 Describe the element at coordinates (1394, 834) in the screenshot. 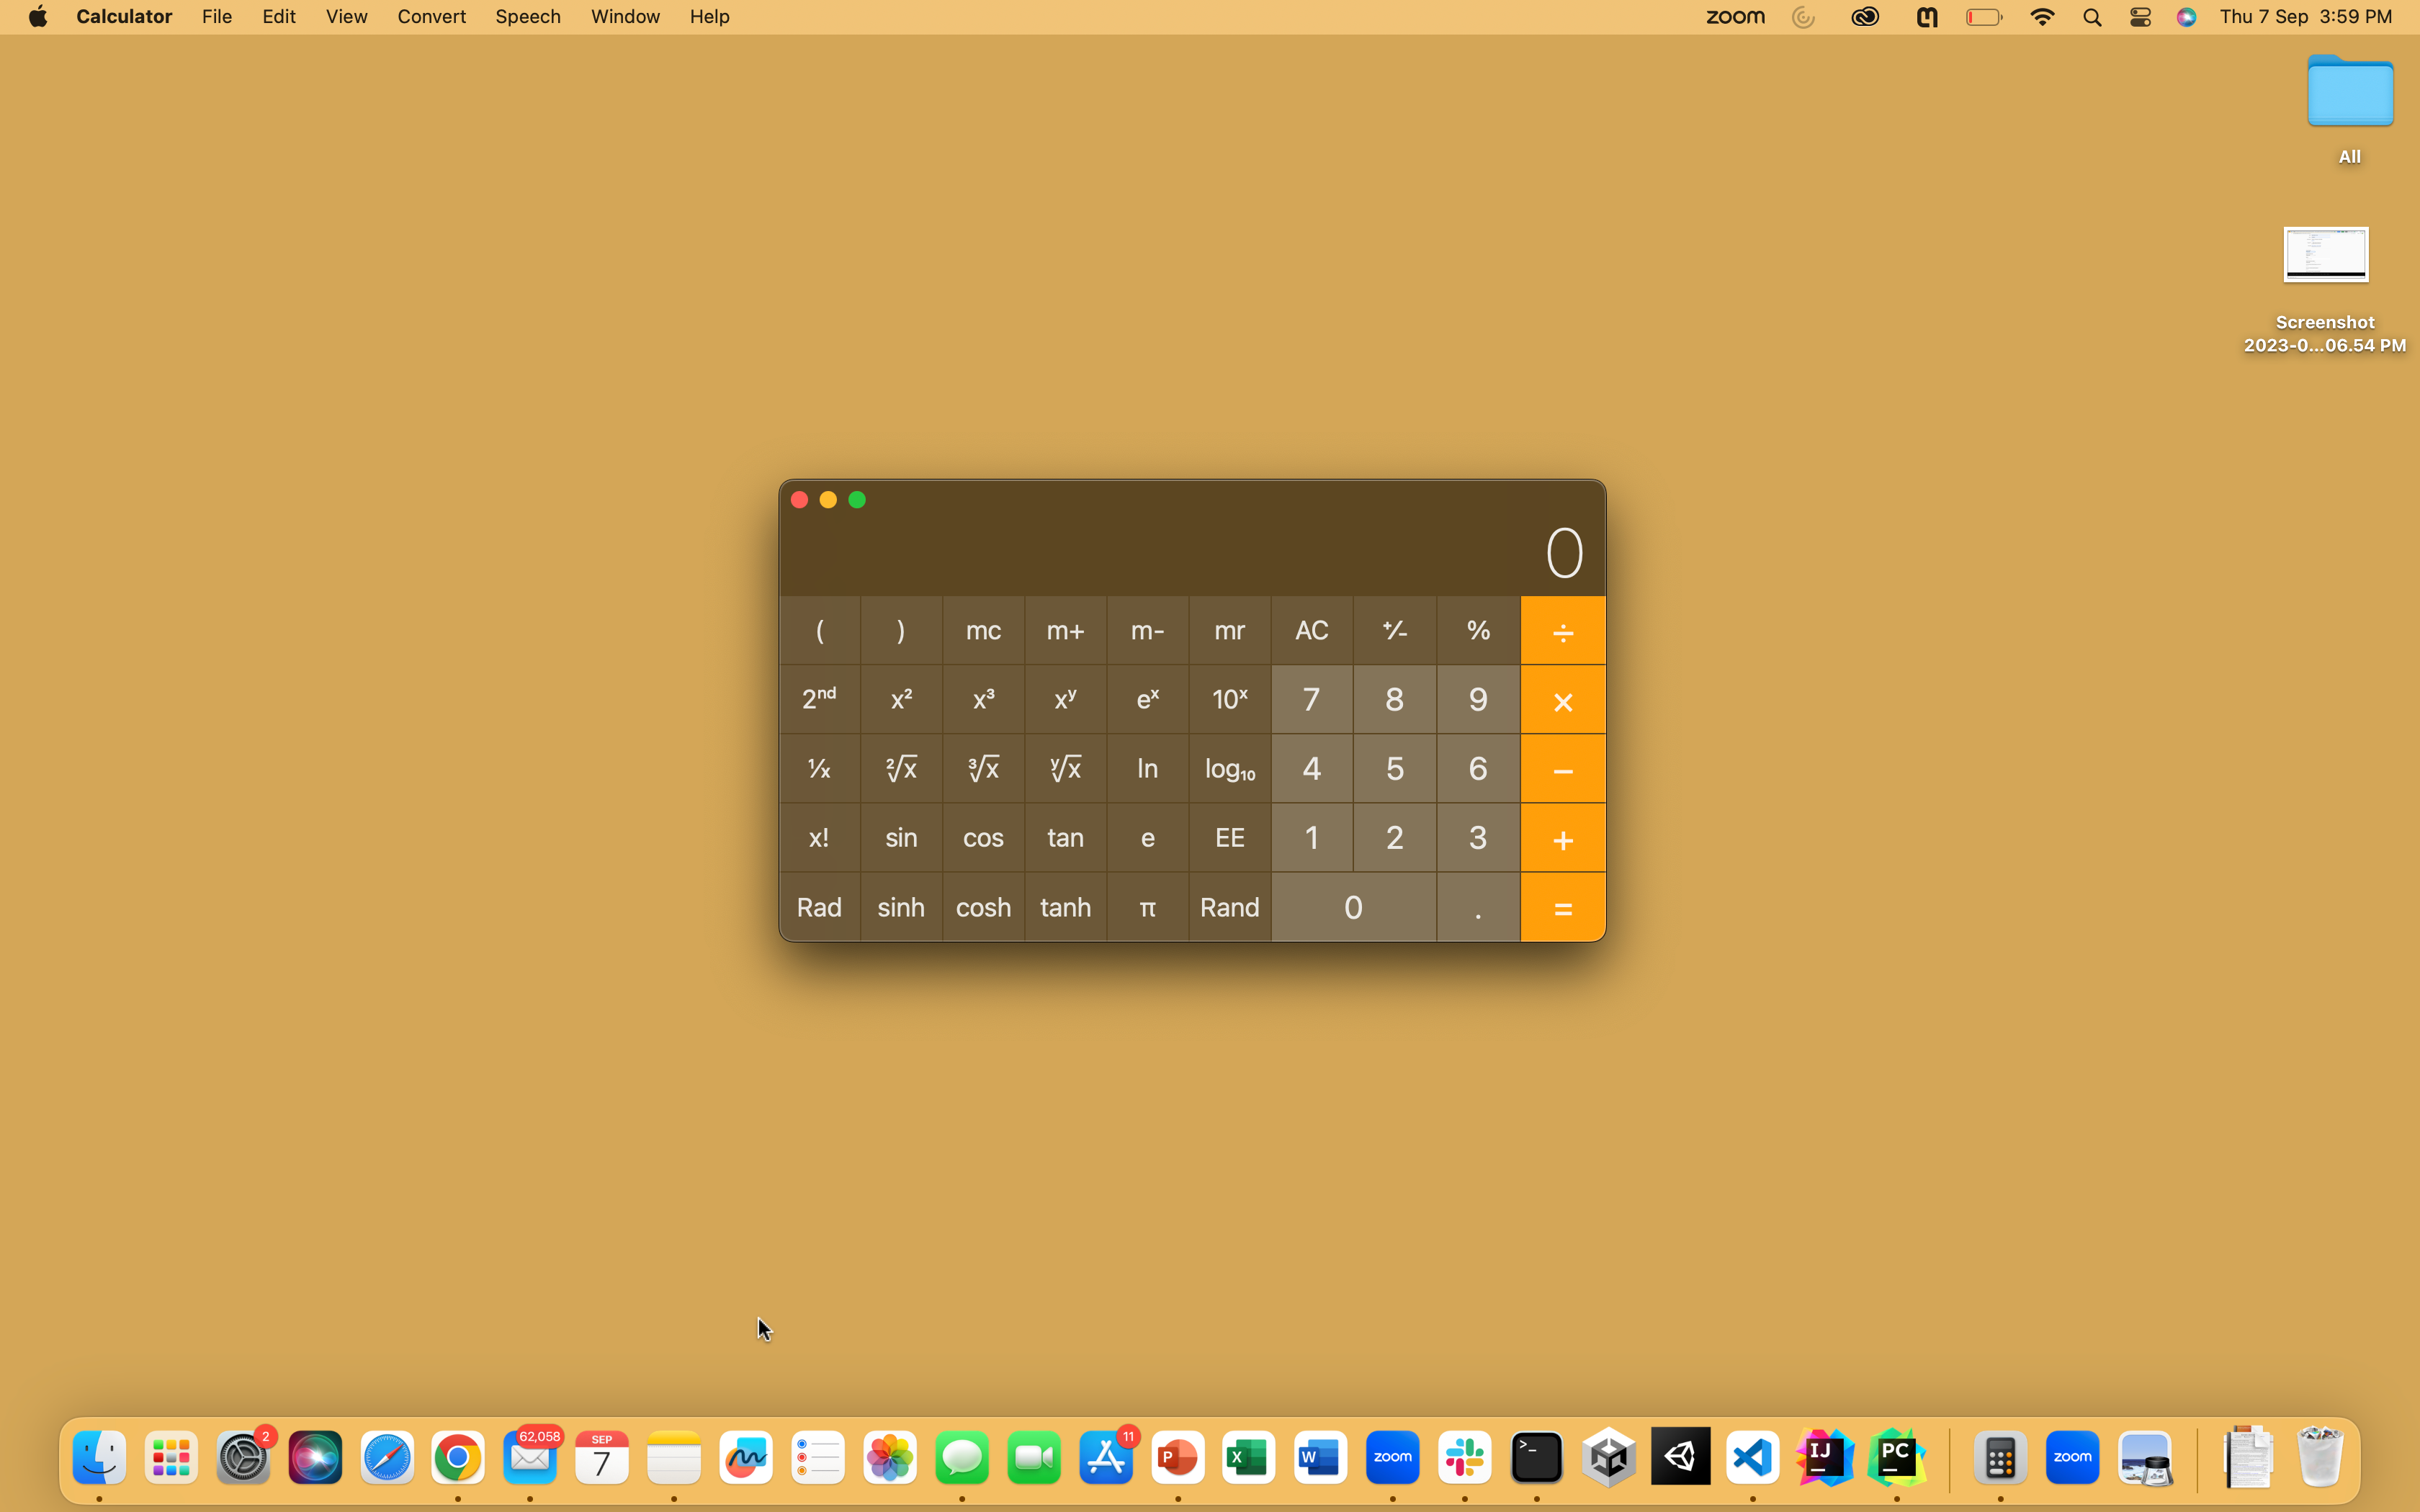

I see `Execute the calculation of 2 divided by 0` at that location.